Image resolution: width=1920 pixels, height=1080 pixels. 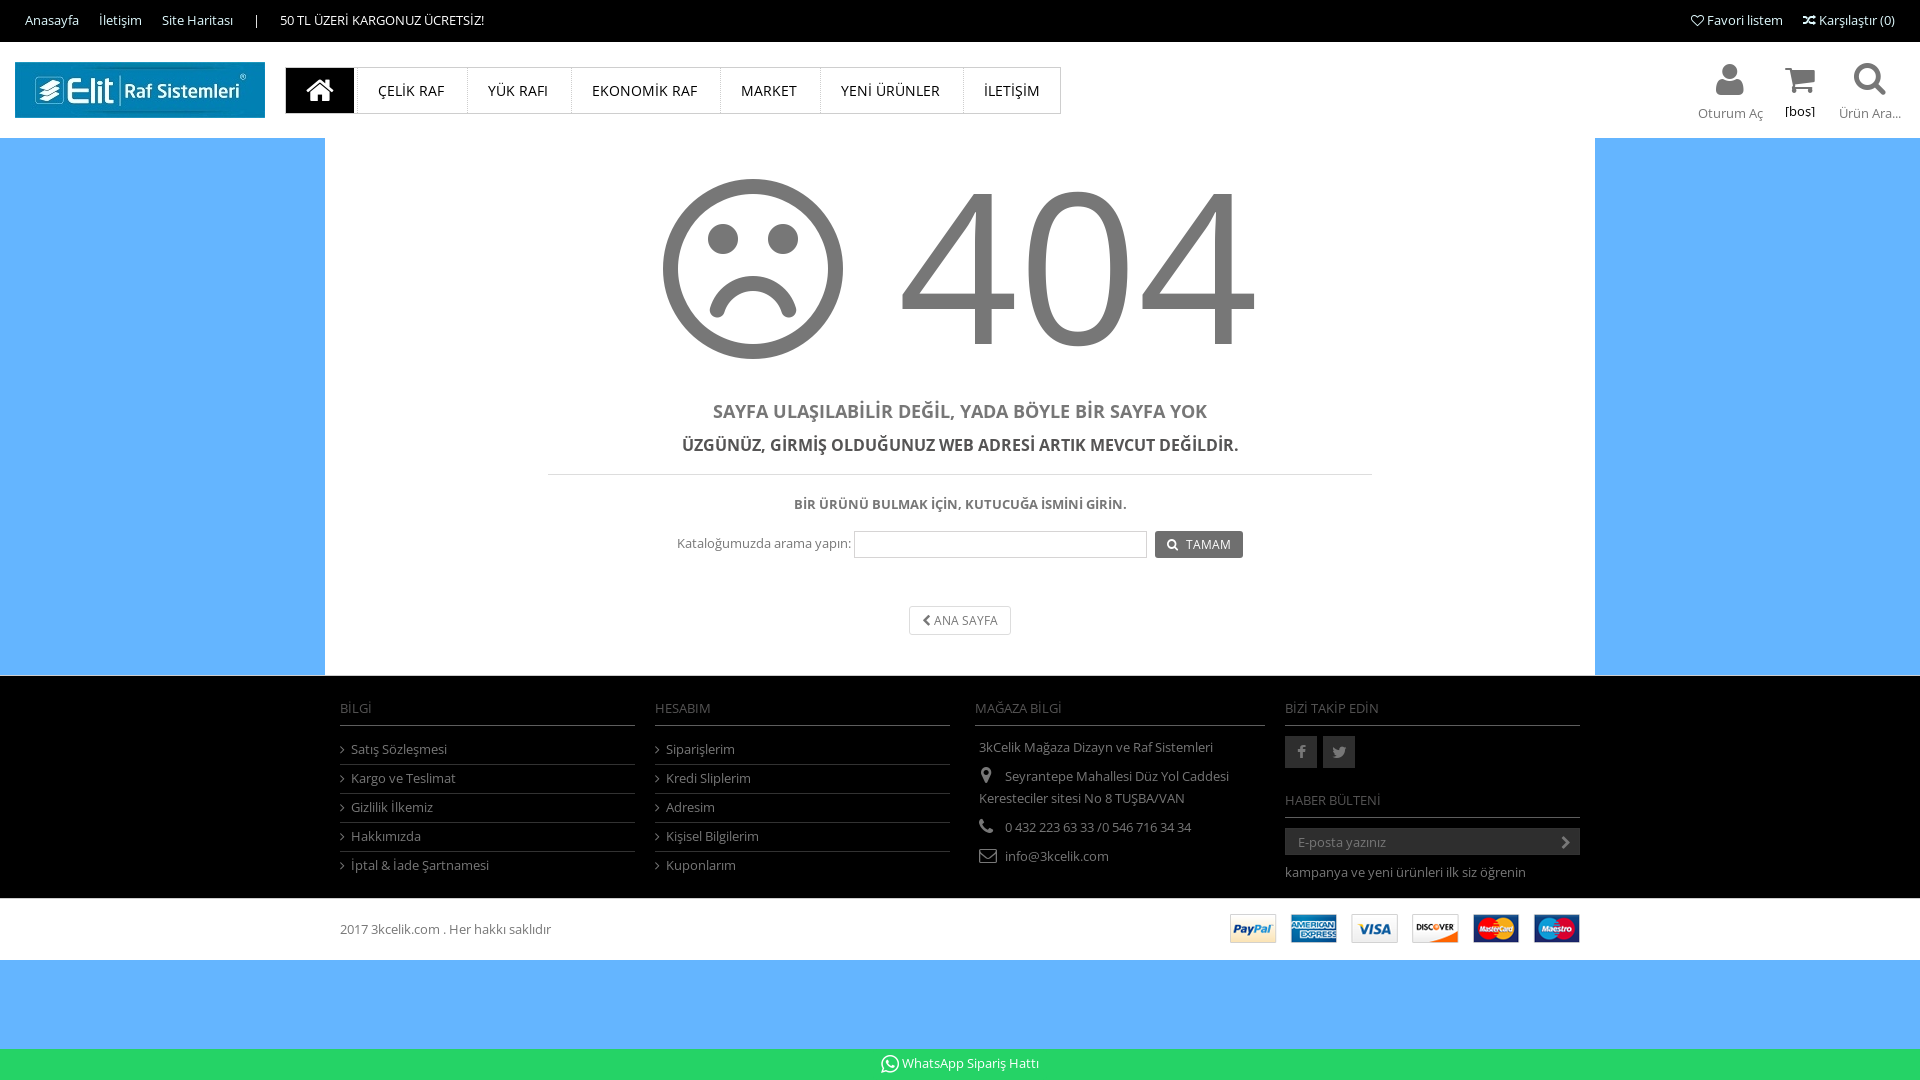 I want to click on 'Facebook', so click(x=1300, y=752).